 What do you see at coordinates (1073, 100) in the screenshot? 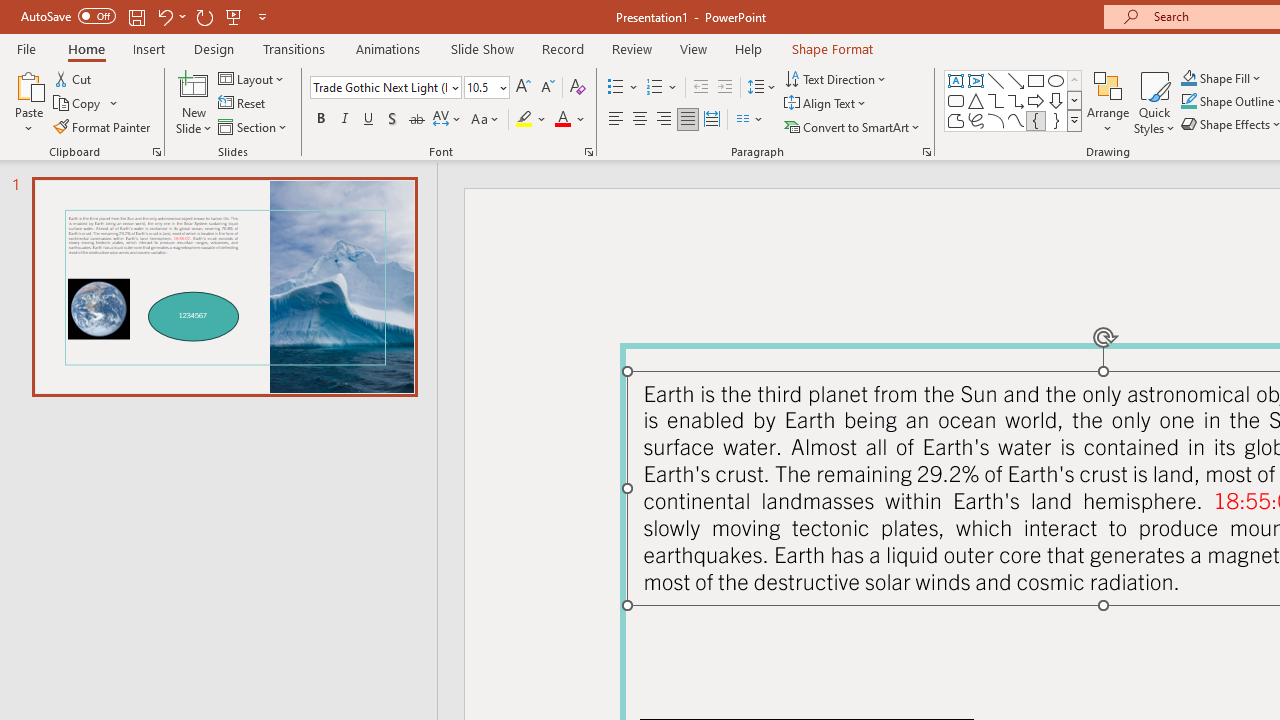
I see `'Row Down'` at bounding box center [1073, 100].